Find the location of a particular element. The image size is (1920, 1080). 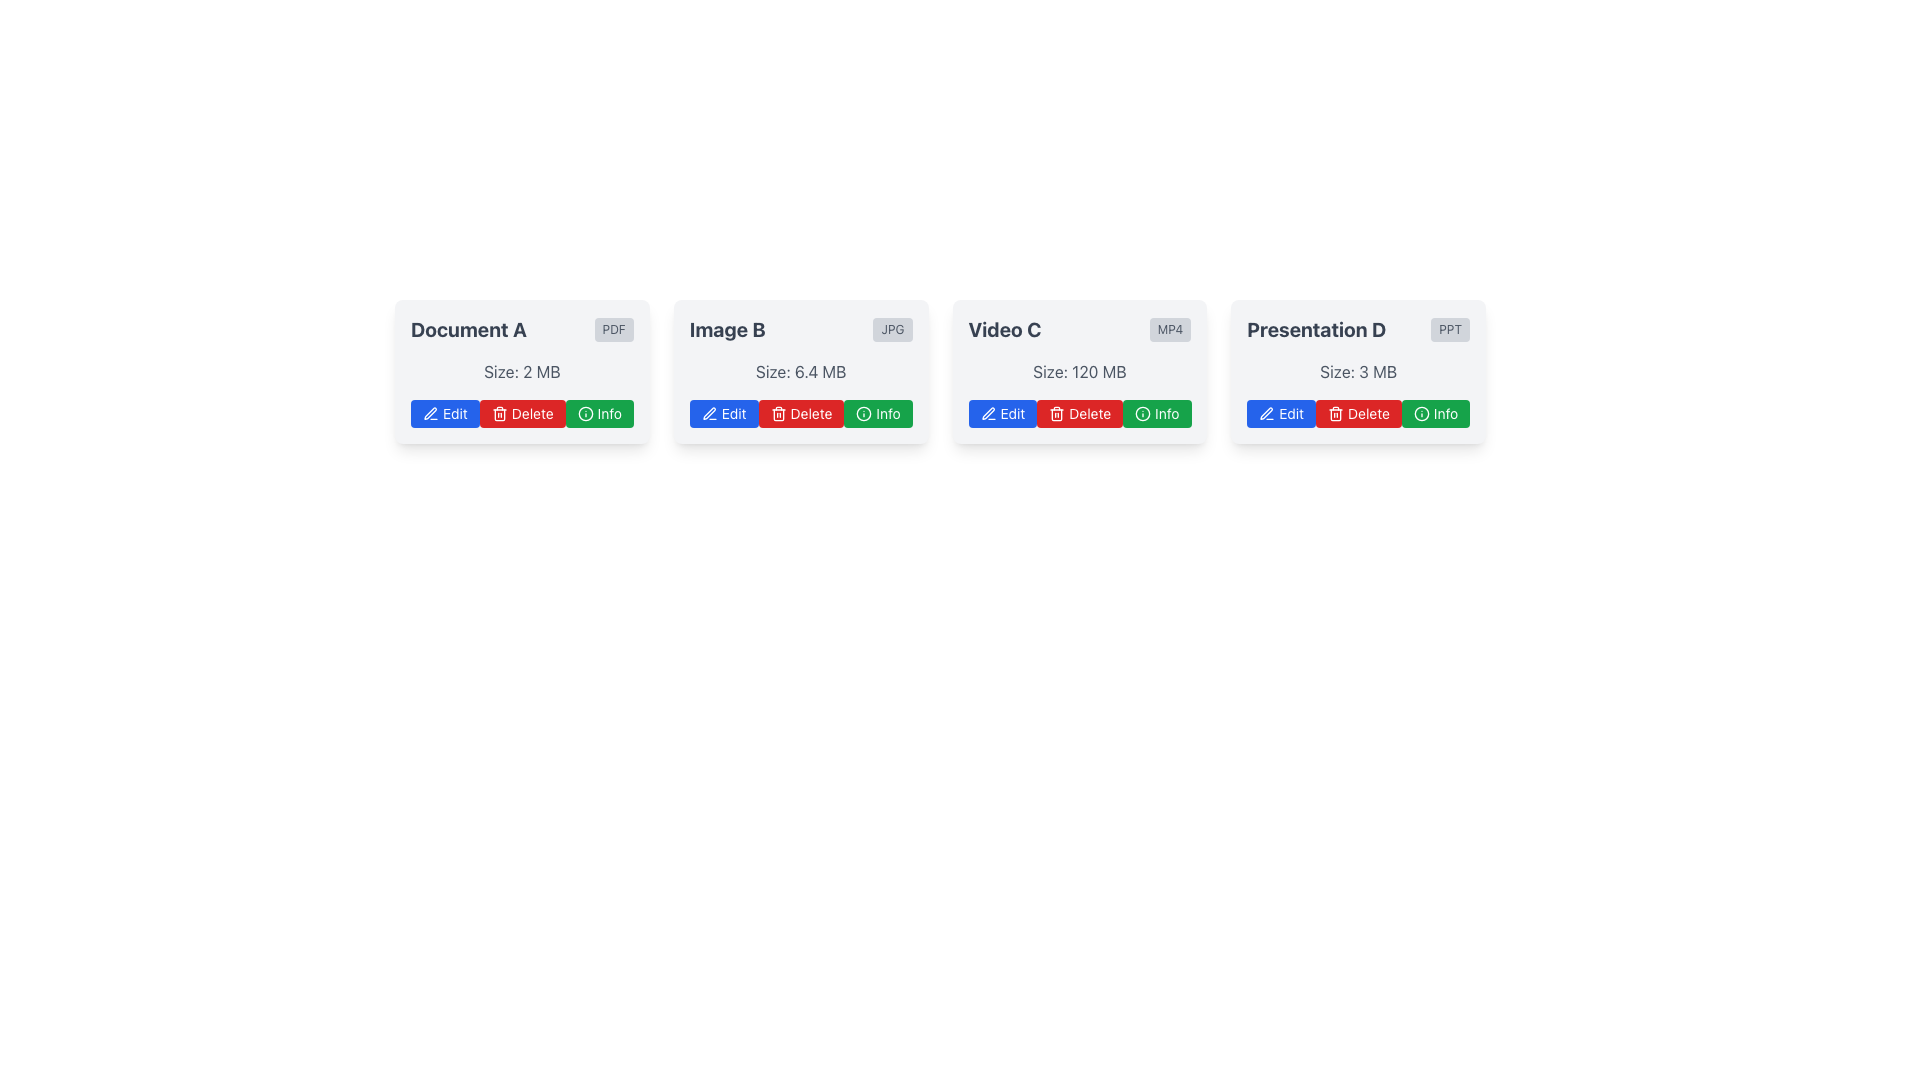

the delete button associated with 'Image B' to change its color indicating interactivity is located at coordinates (801, 412).